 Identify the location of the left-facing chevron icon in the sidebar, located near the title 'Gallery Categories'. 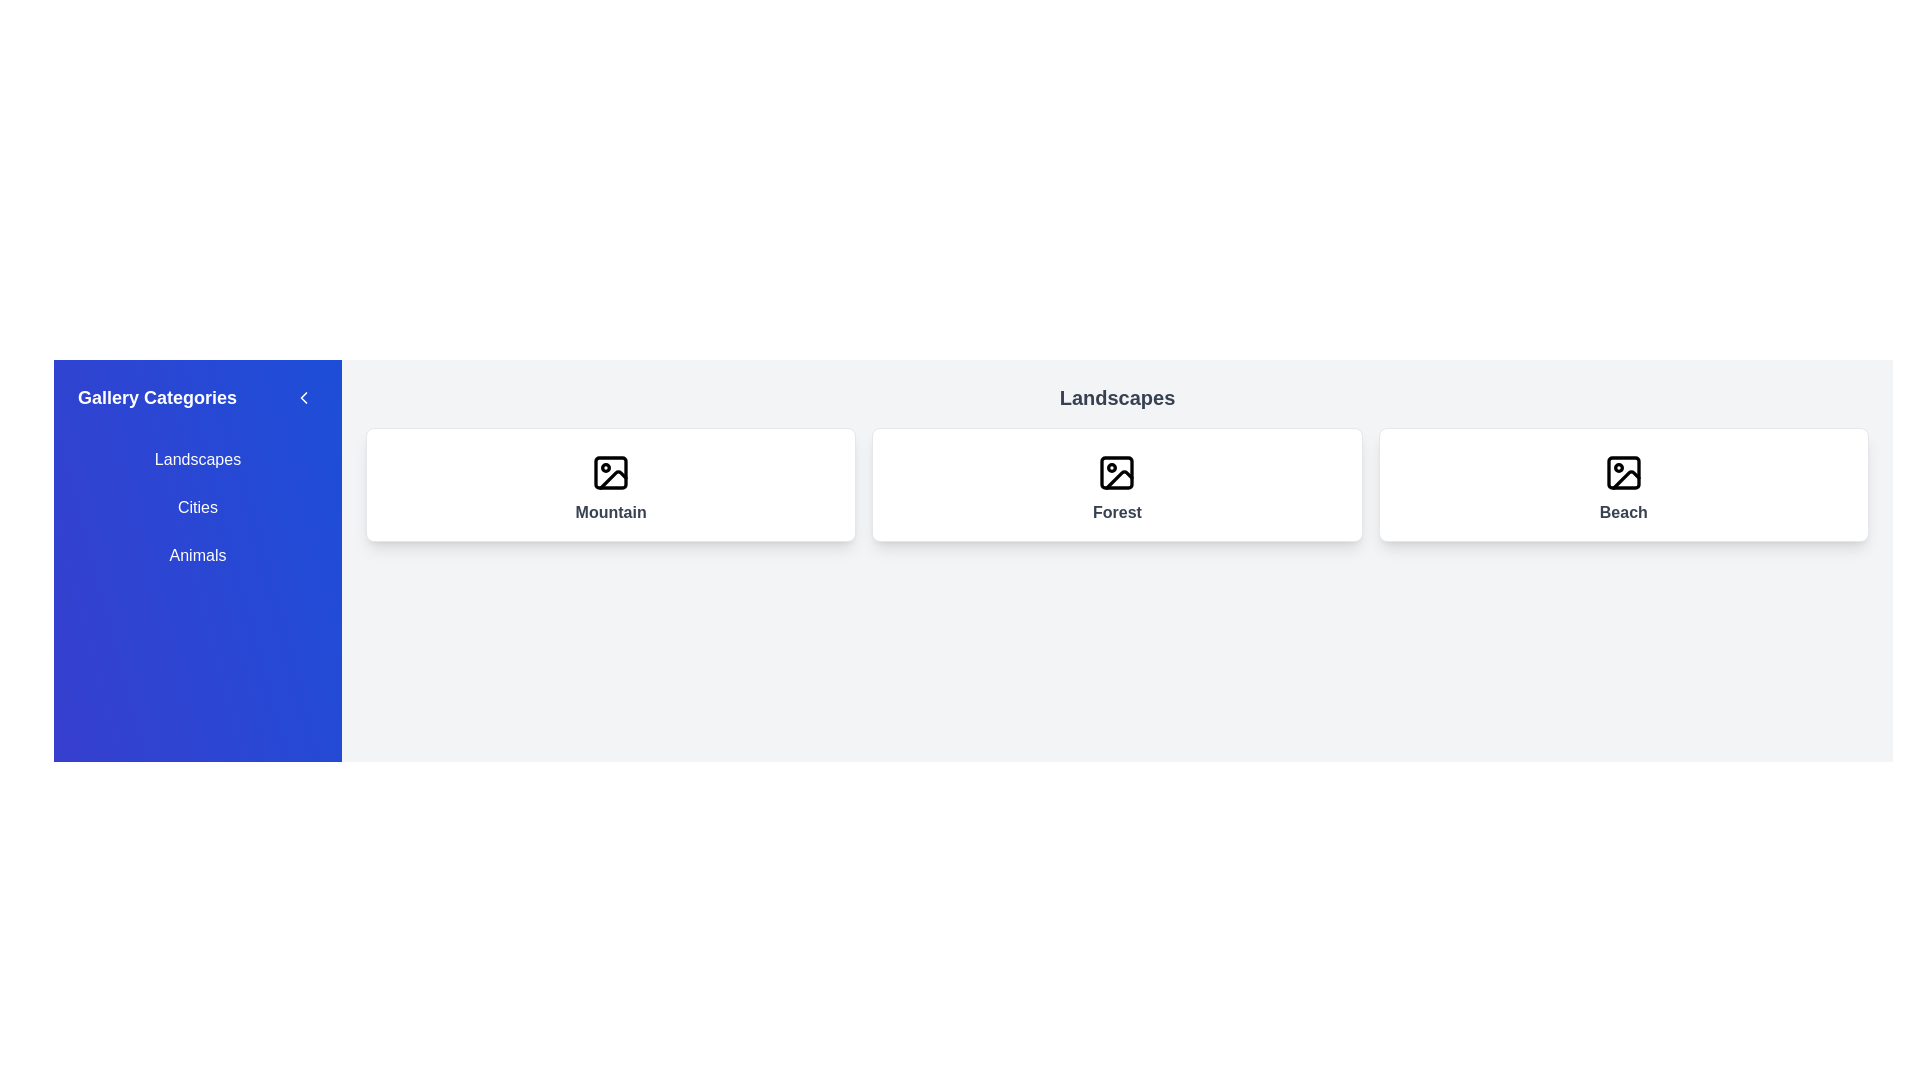
(302, 397).